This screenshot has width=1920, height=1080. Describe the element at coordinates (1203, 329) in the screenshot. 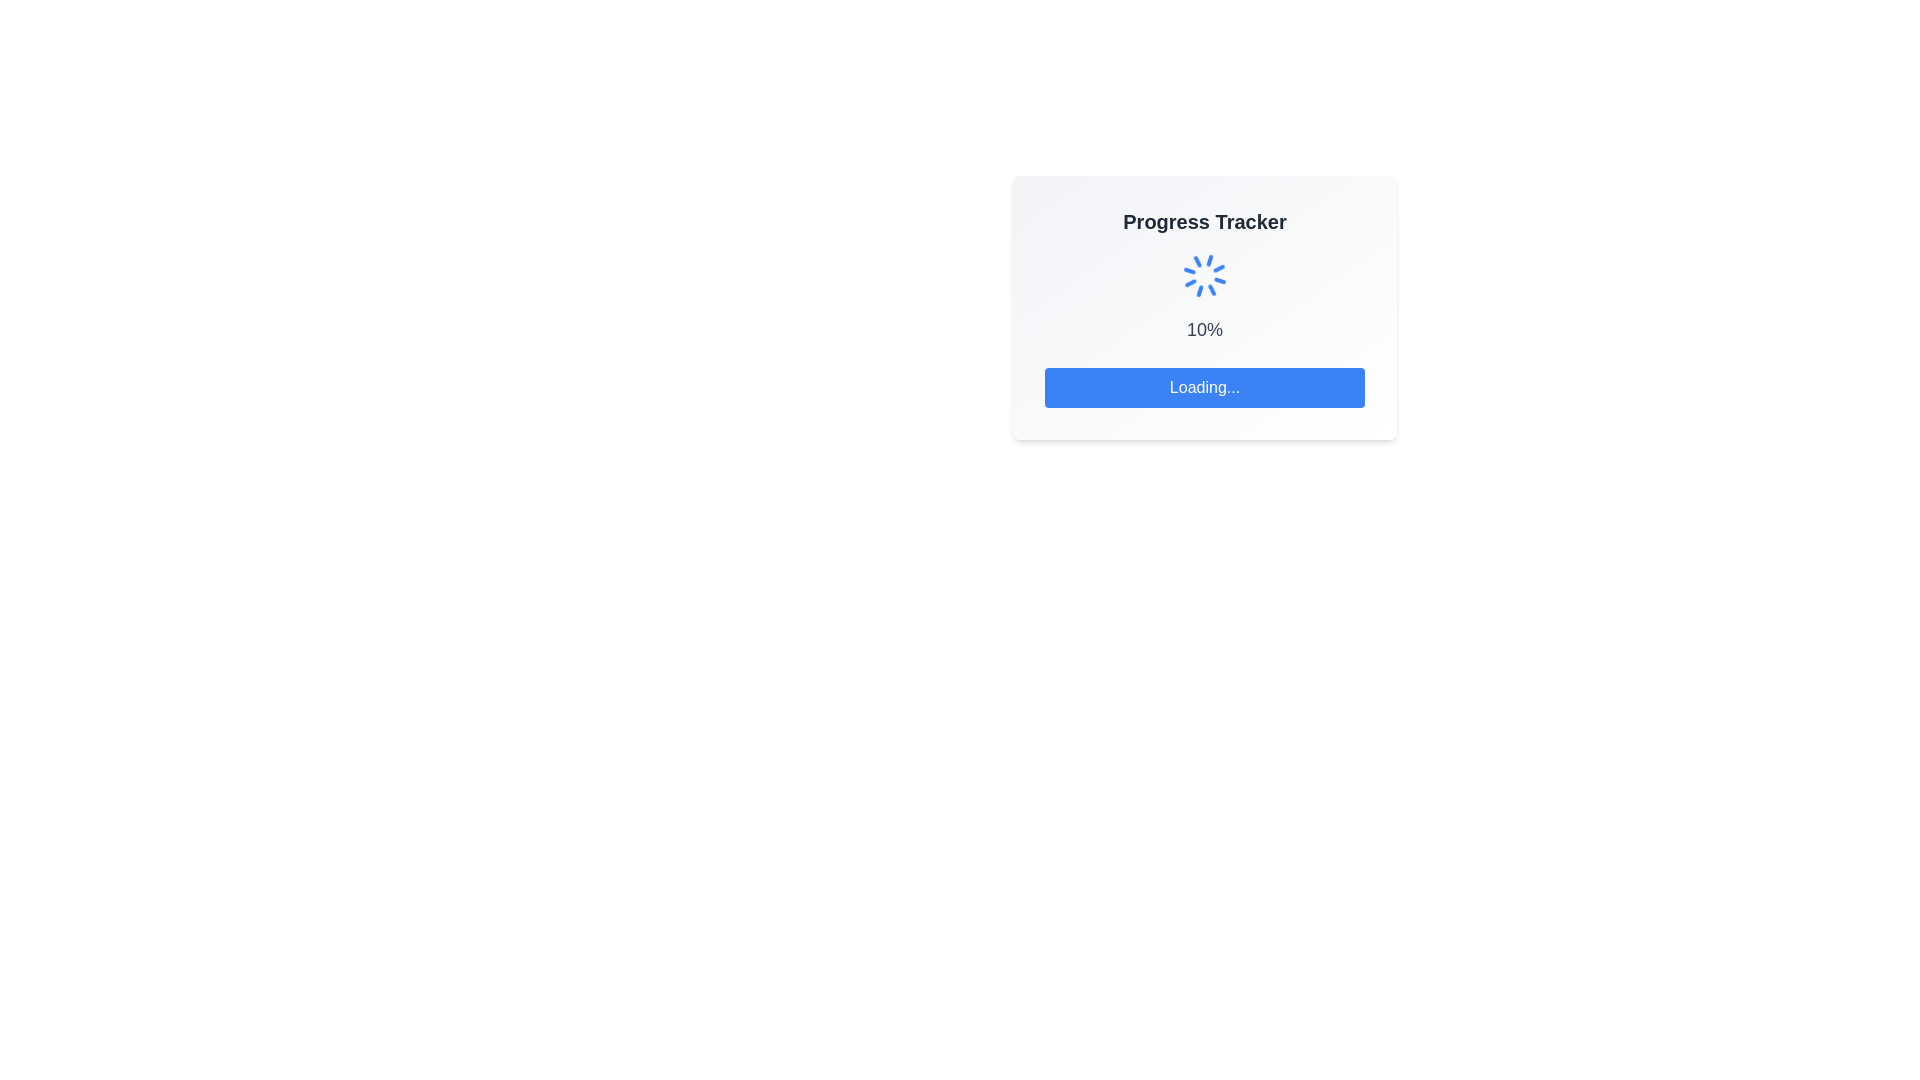

I see `the text label displaying '0%' which is positioned beneath the spinning loader icon and above the blue button labeled 'Loading...'` at that location.